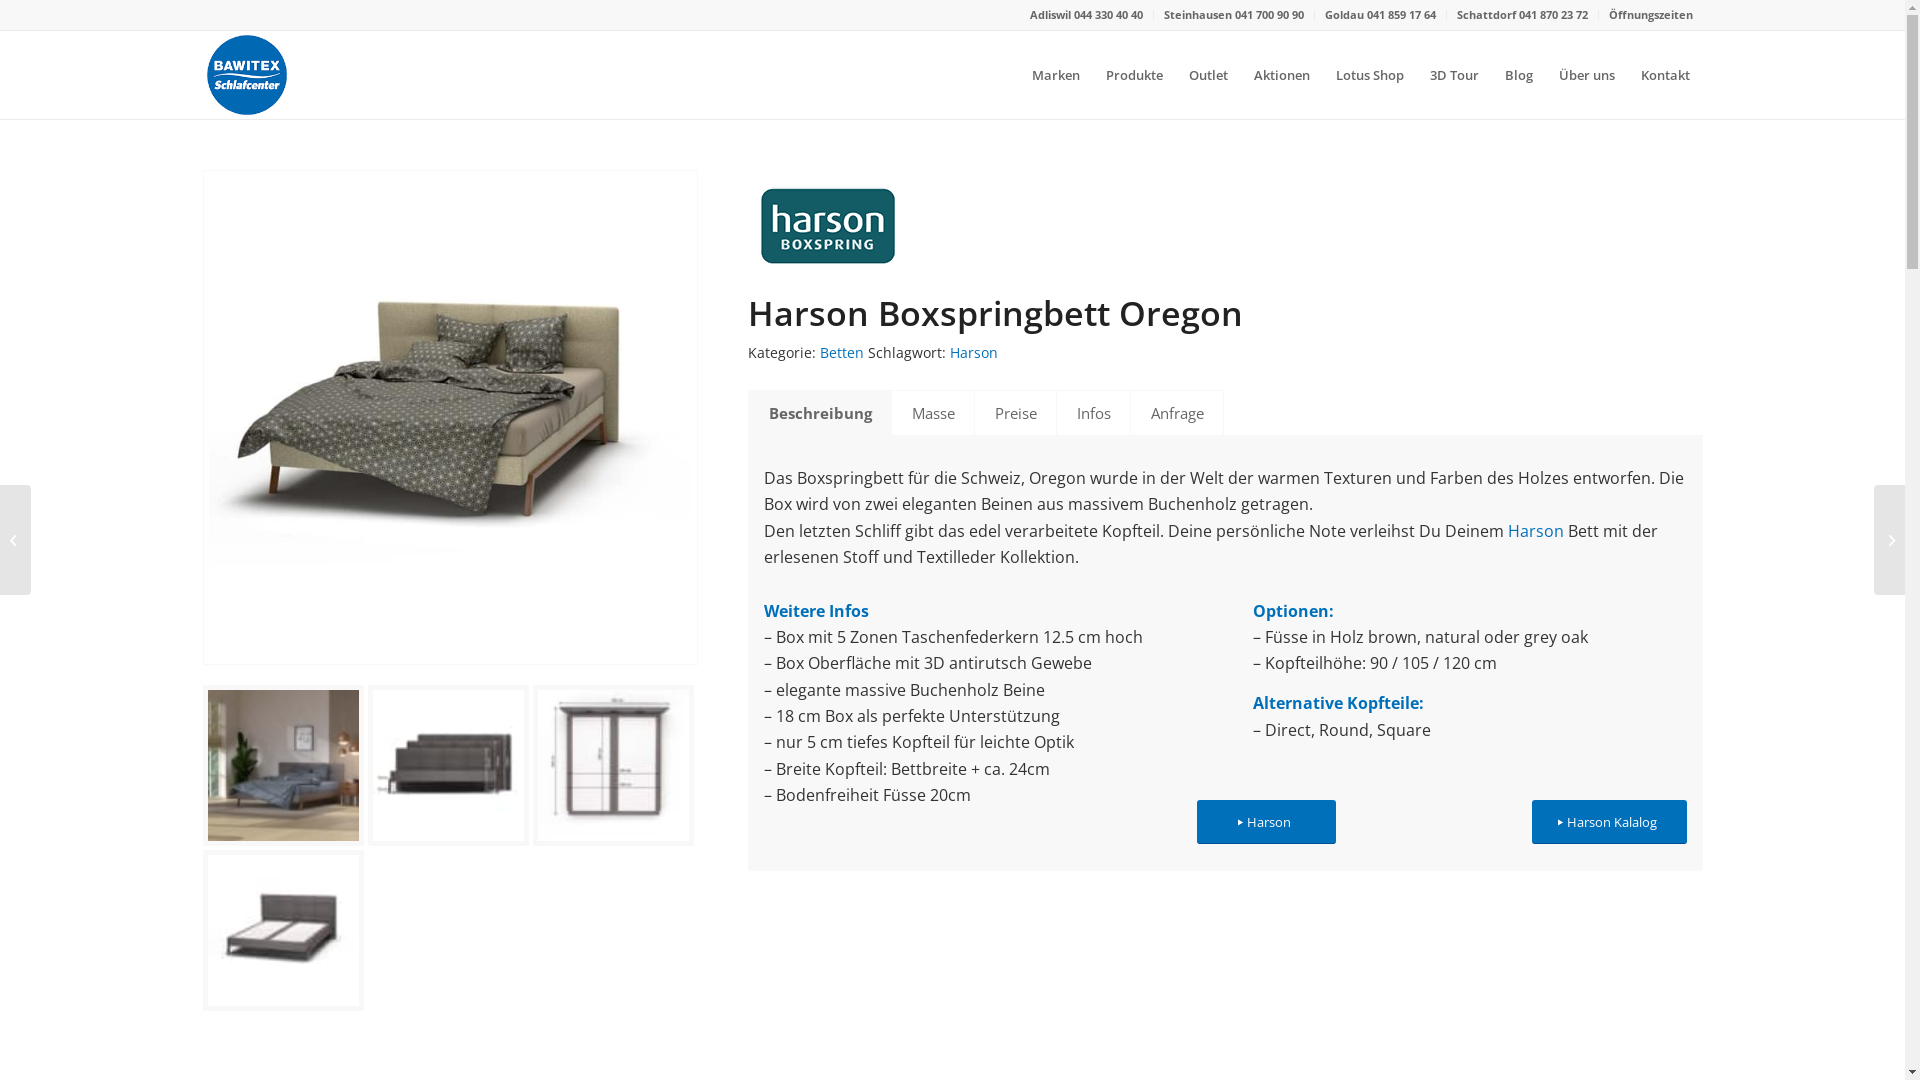 The height and width of the screenshot is (1080, 1920). I want to click on 'Preise', so click(1015, 411).